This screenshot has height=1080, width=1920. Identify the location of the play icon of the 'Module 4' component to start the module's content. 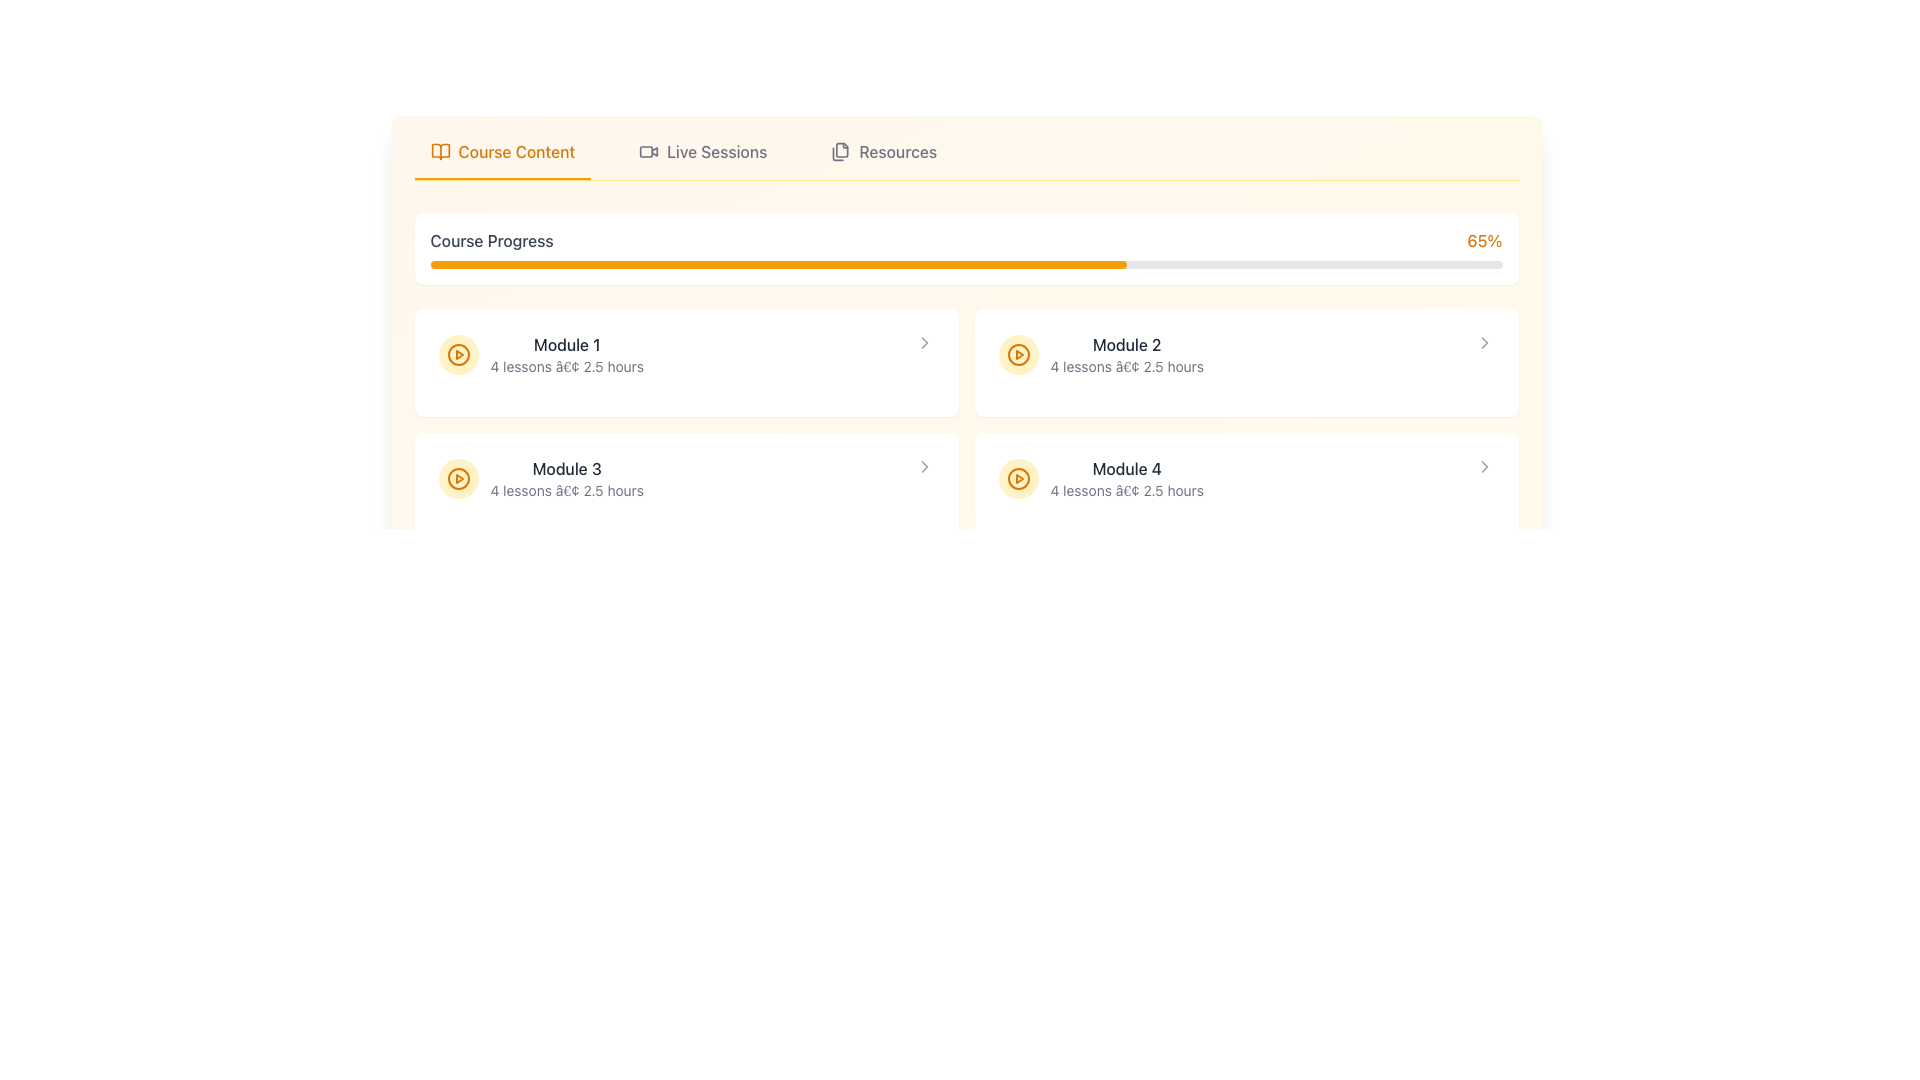
(1245, 478).